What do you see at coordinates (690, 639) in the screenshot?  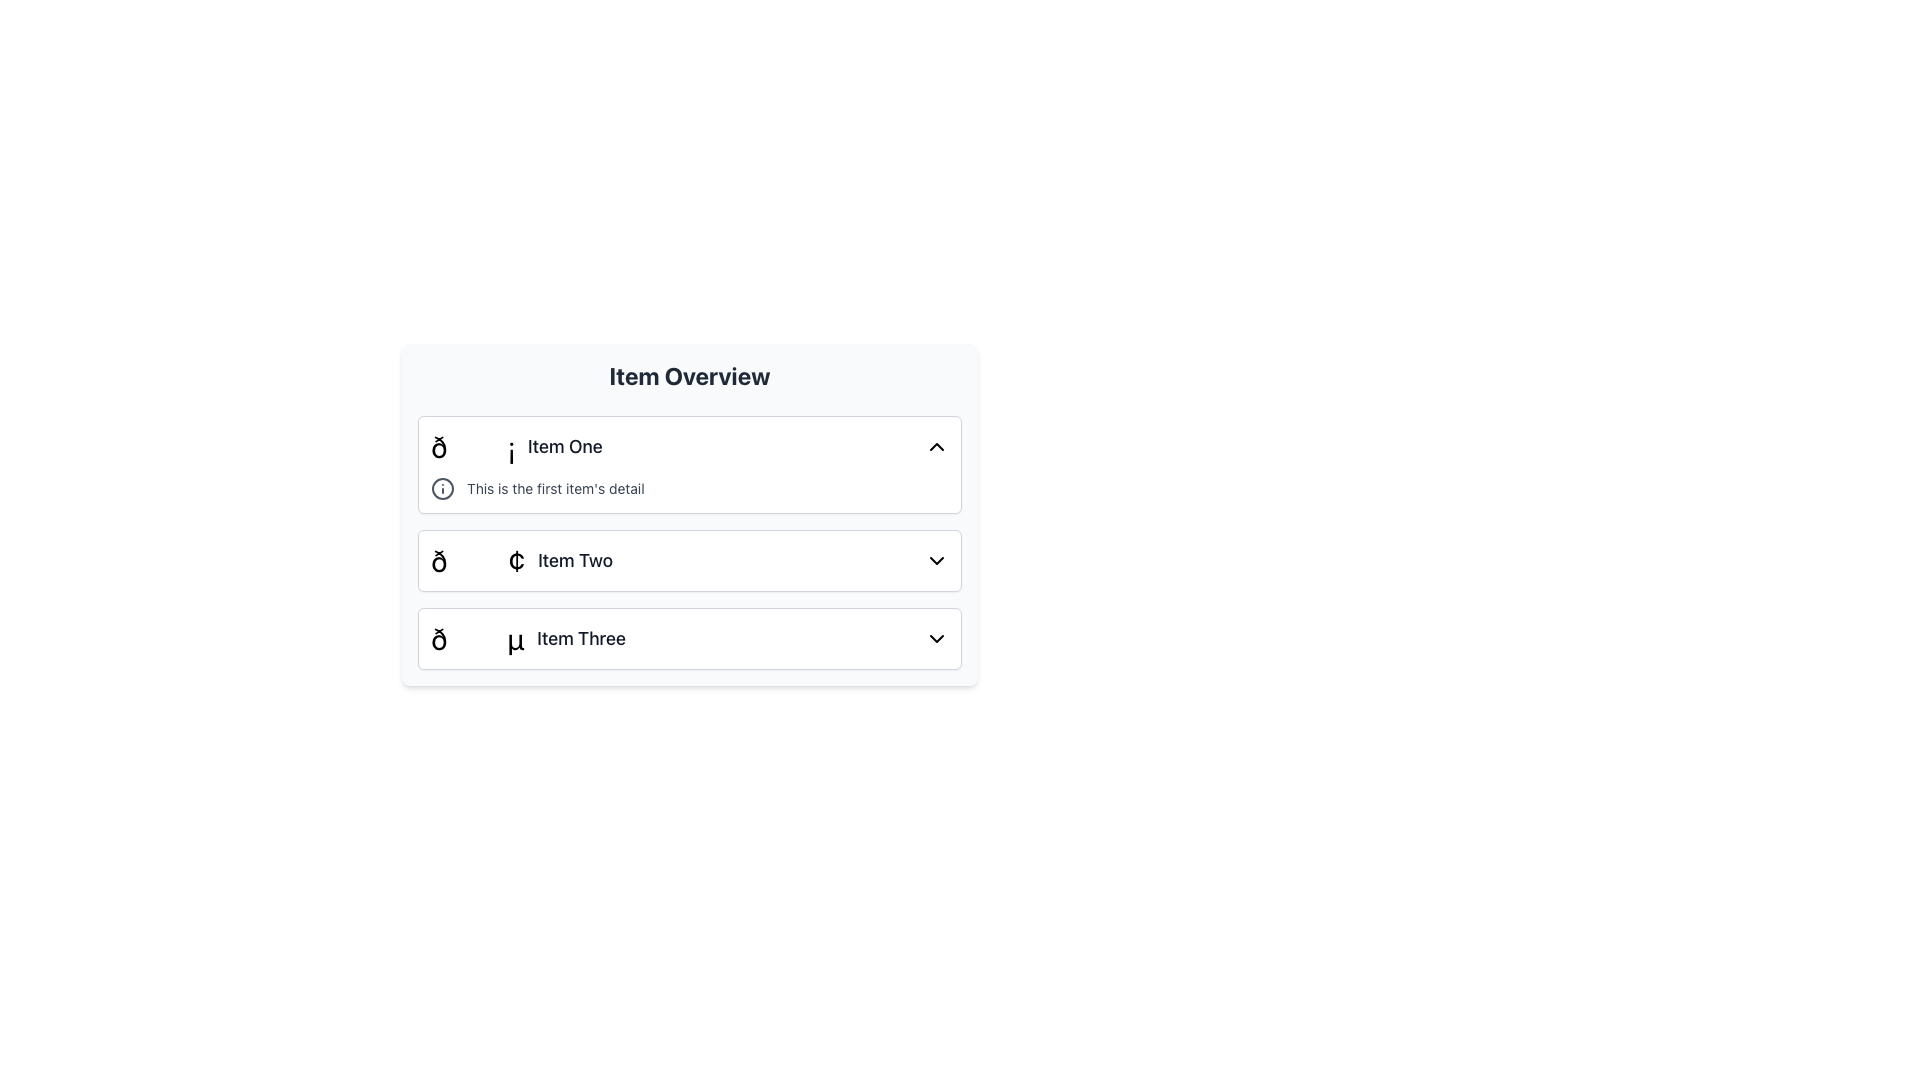 I see `the List Item displaying 'Item Three'` at bounding box center [690, 639].